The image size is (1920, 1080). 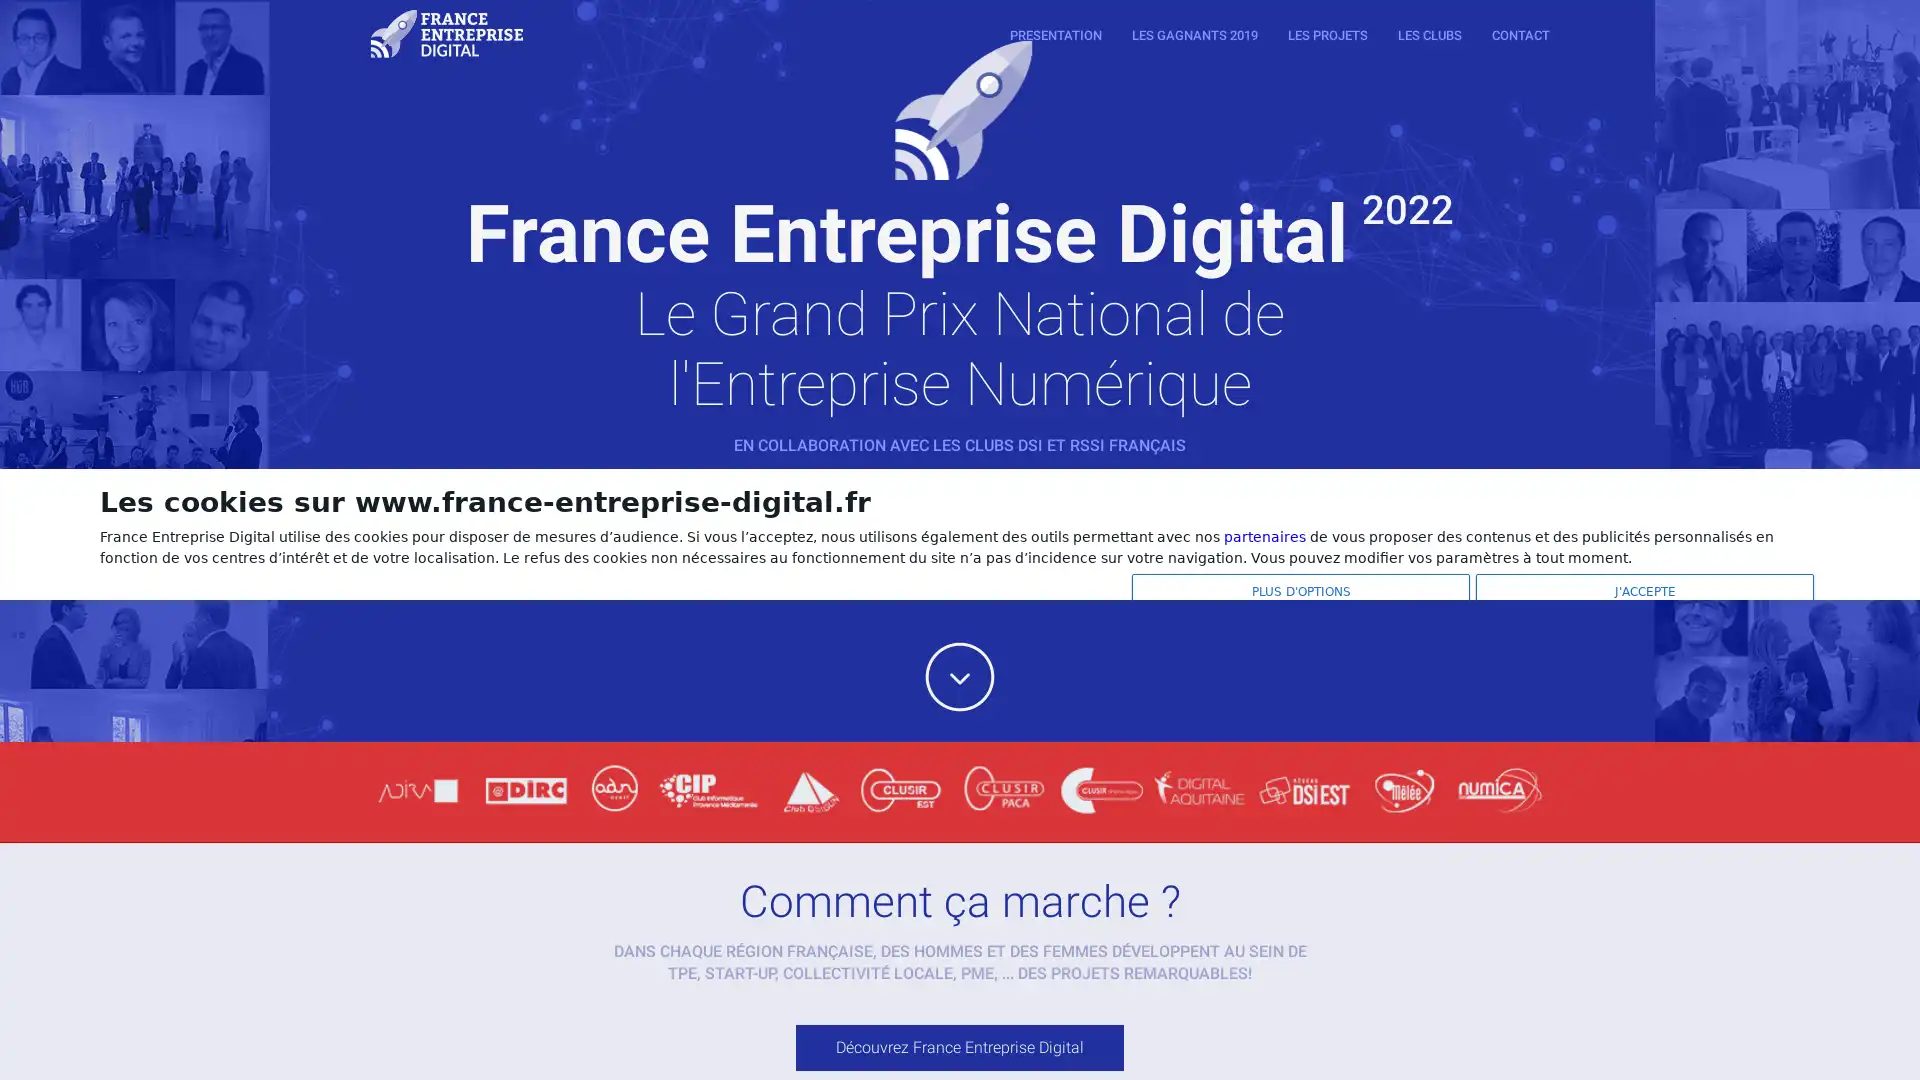 What do you see at coordinates (1640, 593) in the screenshot?
I see `J'ACCEPTE` at bounding box center [1640, 593].